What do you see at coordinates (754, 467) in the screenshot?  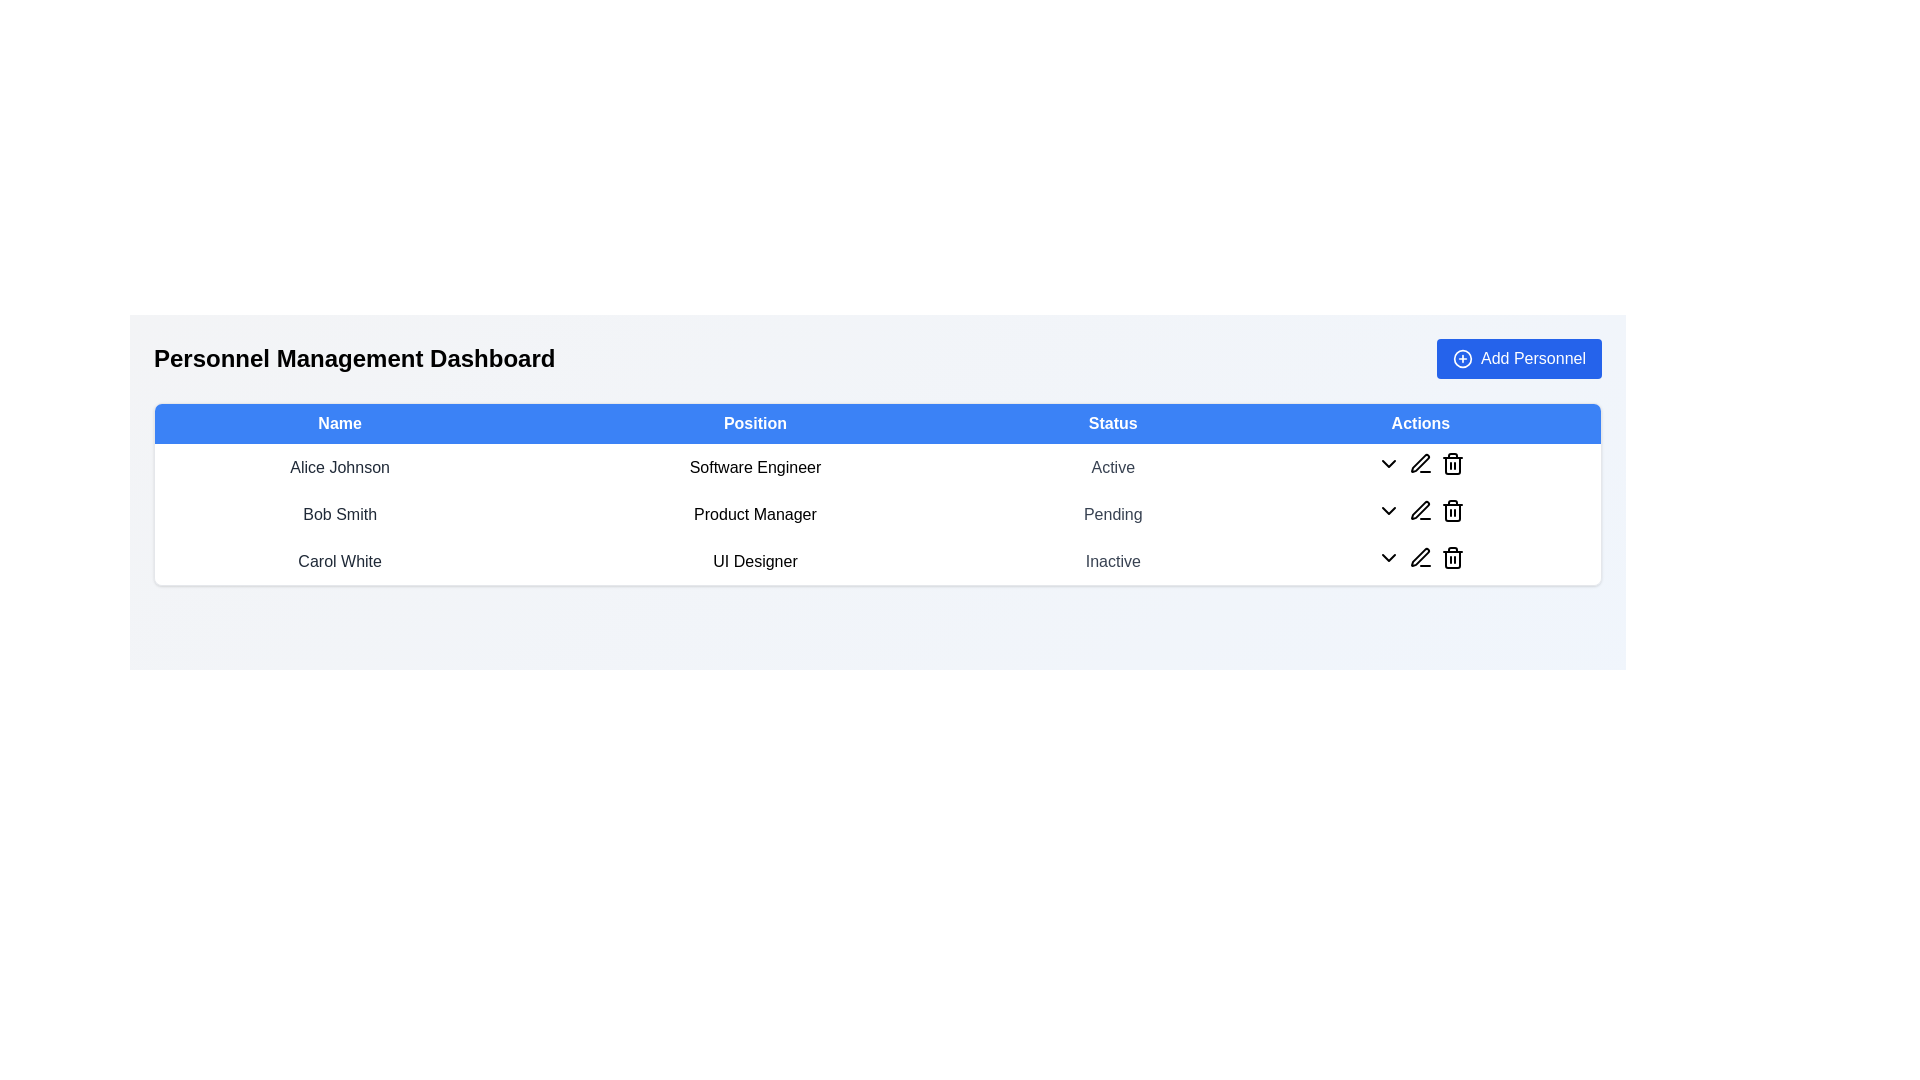 I see `the Text Display element that shows the job position for the person listed in the first row of the table under the 'Position' header, adjacent to 'Alice Johnson' on the left and 'Active' on the right` at bounding box center [754, 467].